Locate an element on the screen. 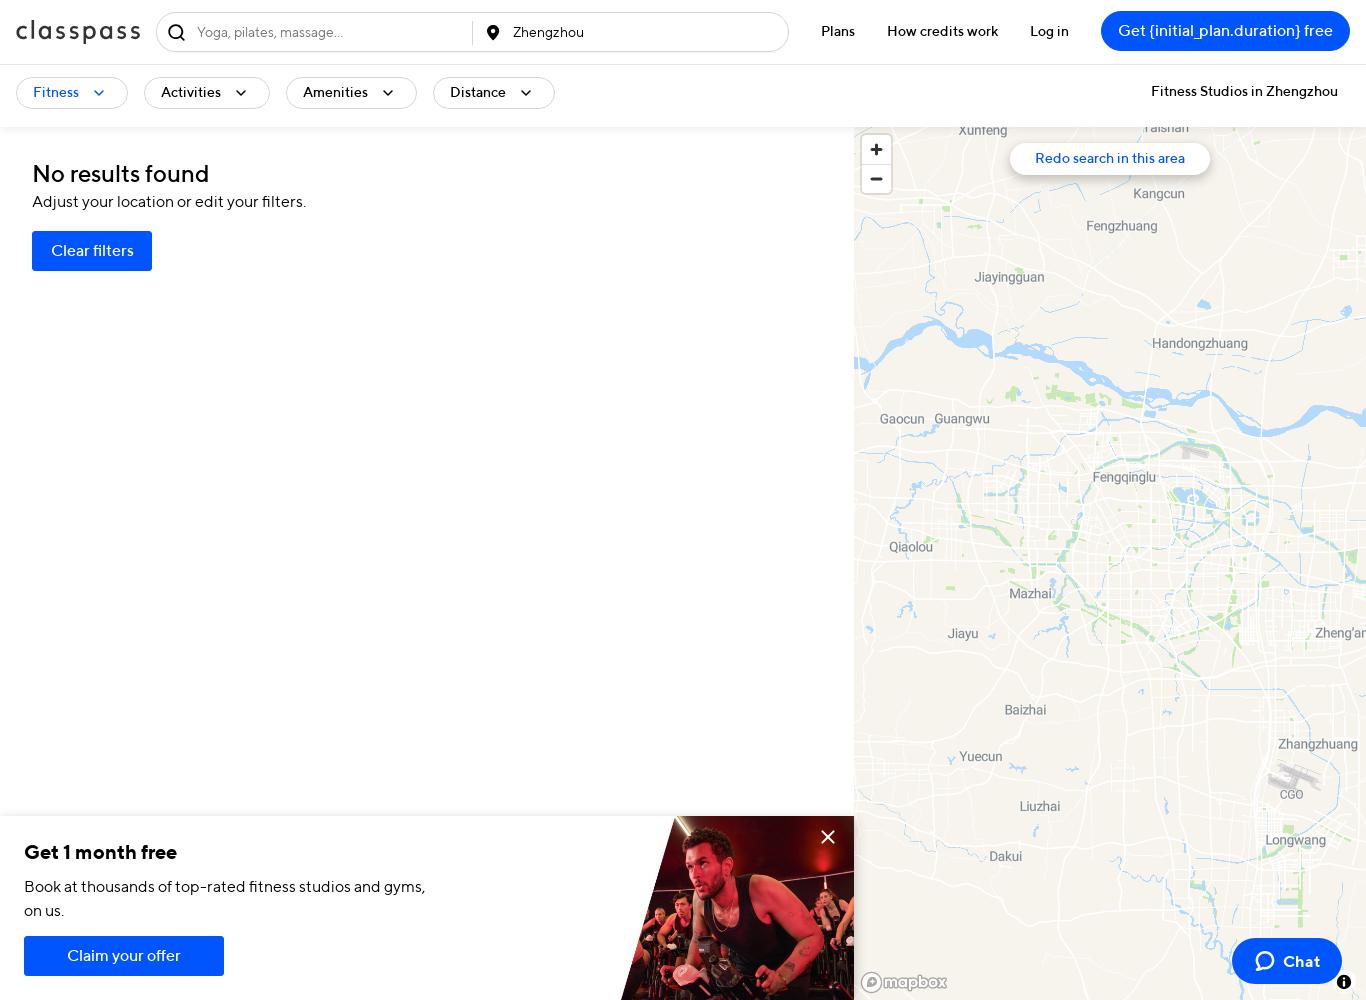 The width and height of the screenshot is (1366, 1000). 'Fitness Studios in Zhengzhou' is located at coordinates (1244, 91).